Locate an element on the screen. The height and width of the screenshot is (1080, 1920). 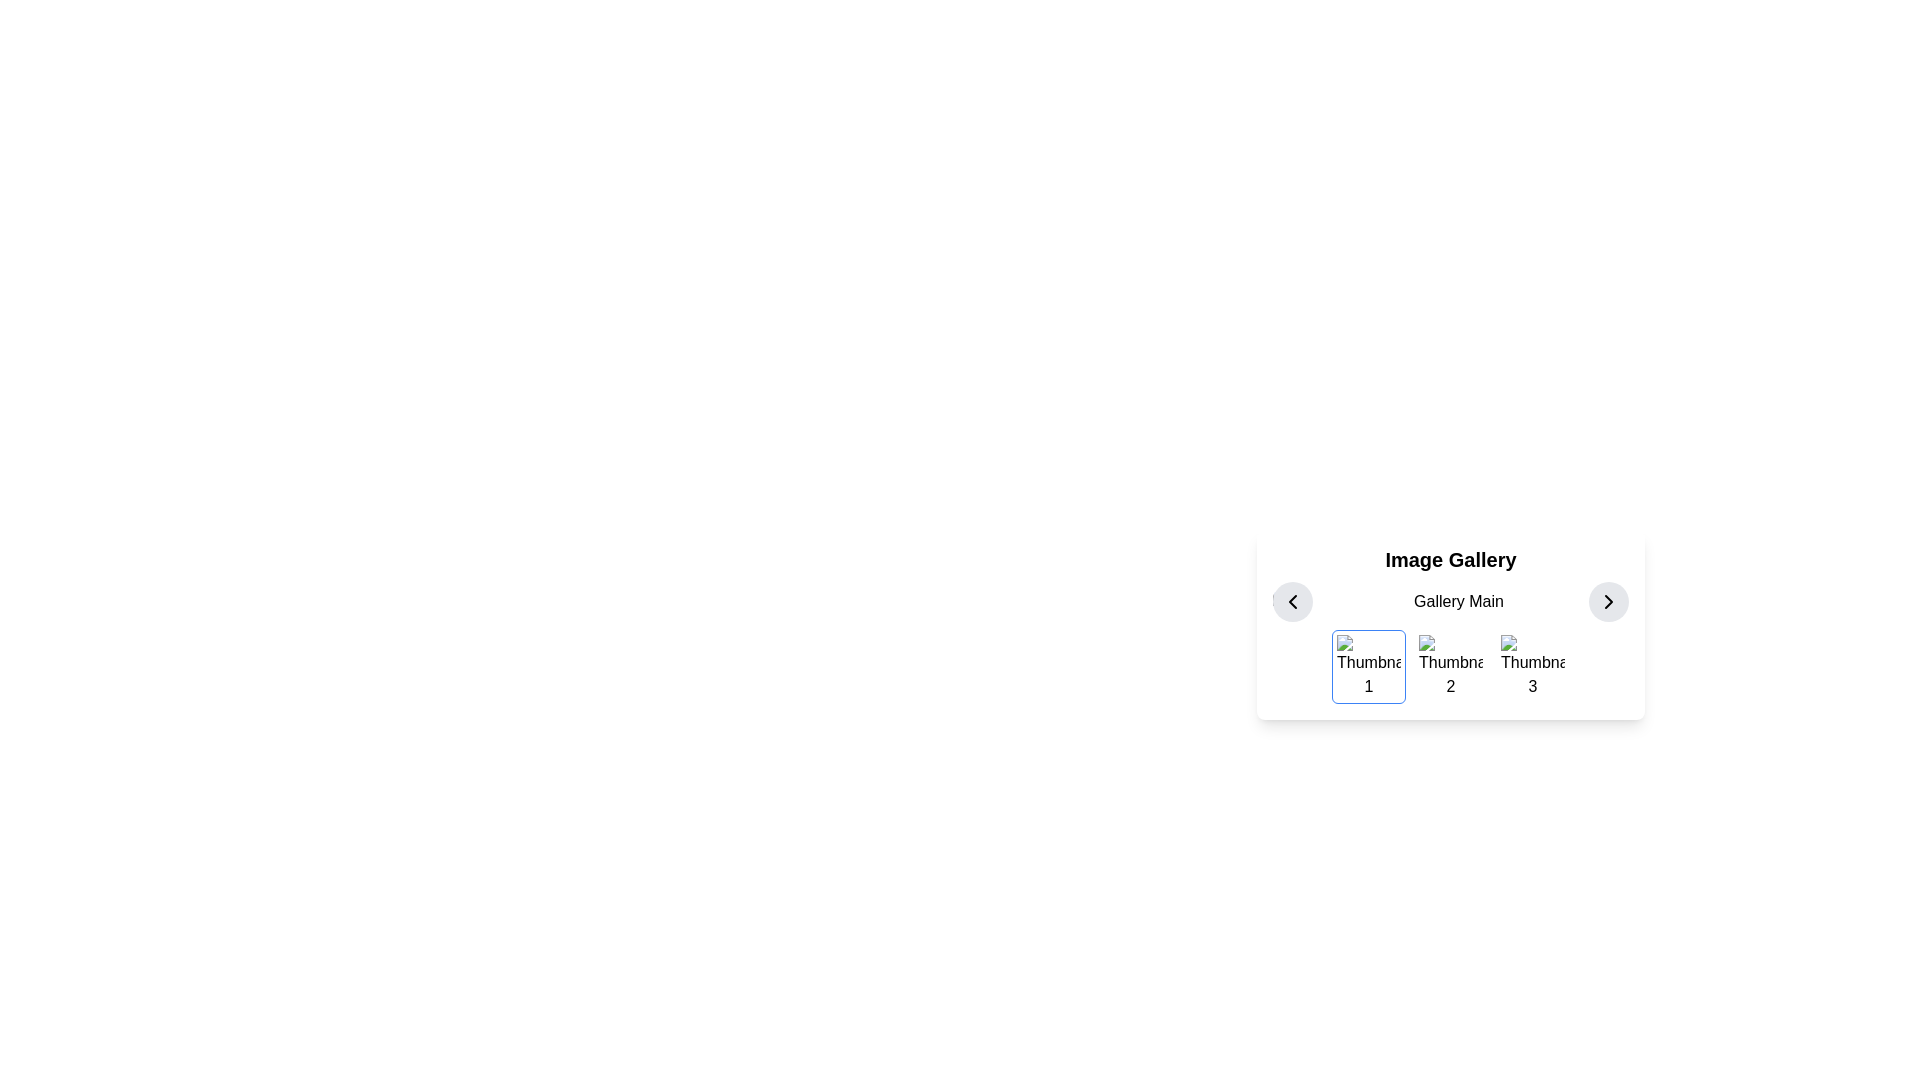
the SVG Icon located in the navigation section of the interface is located at coordinates (1608, 600).